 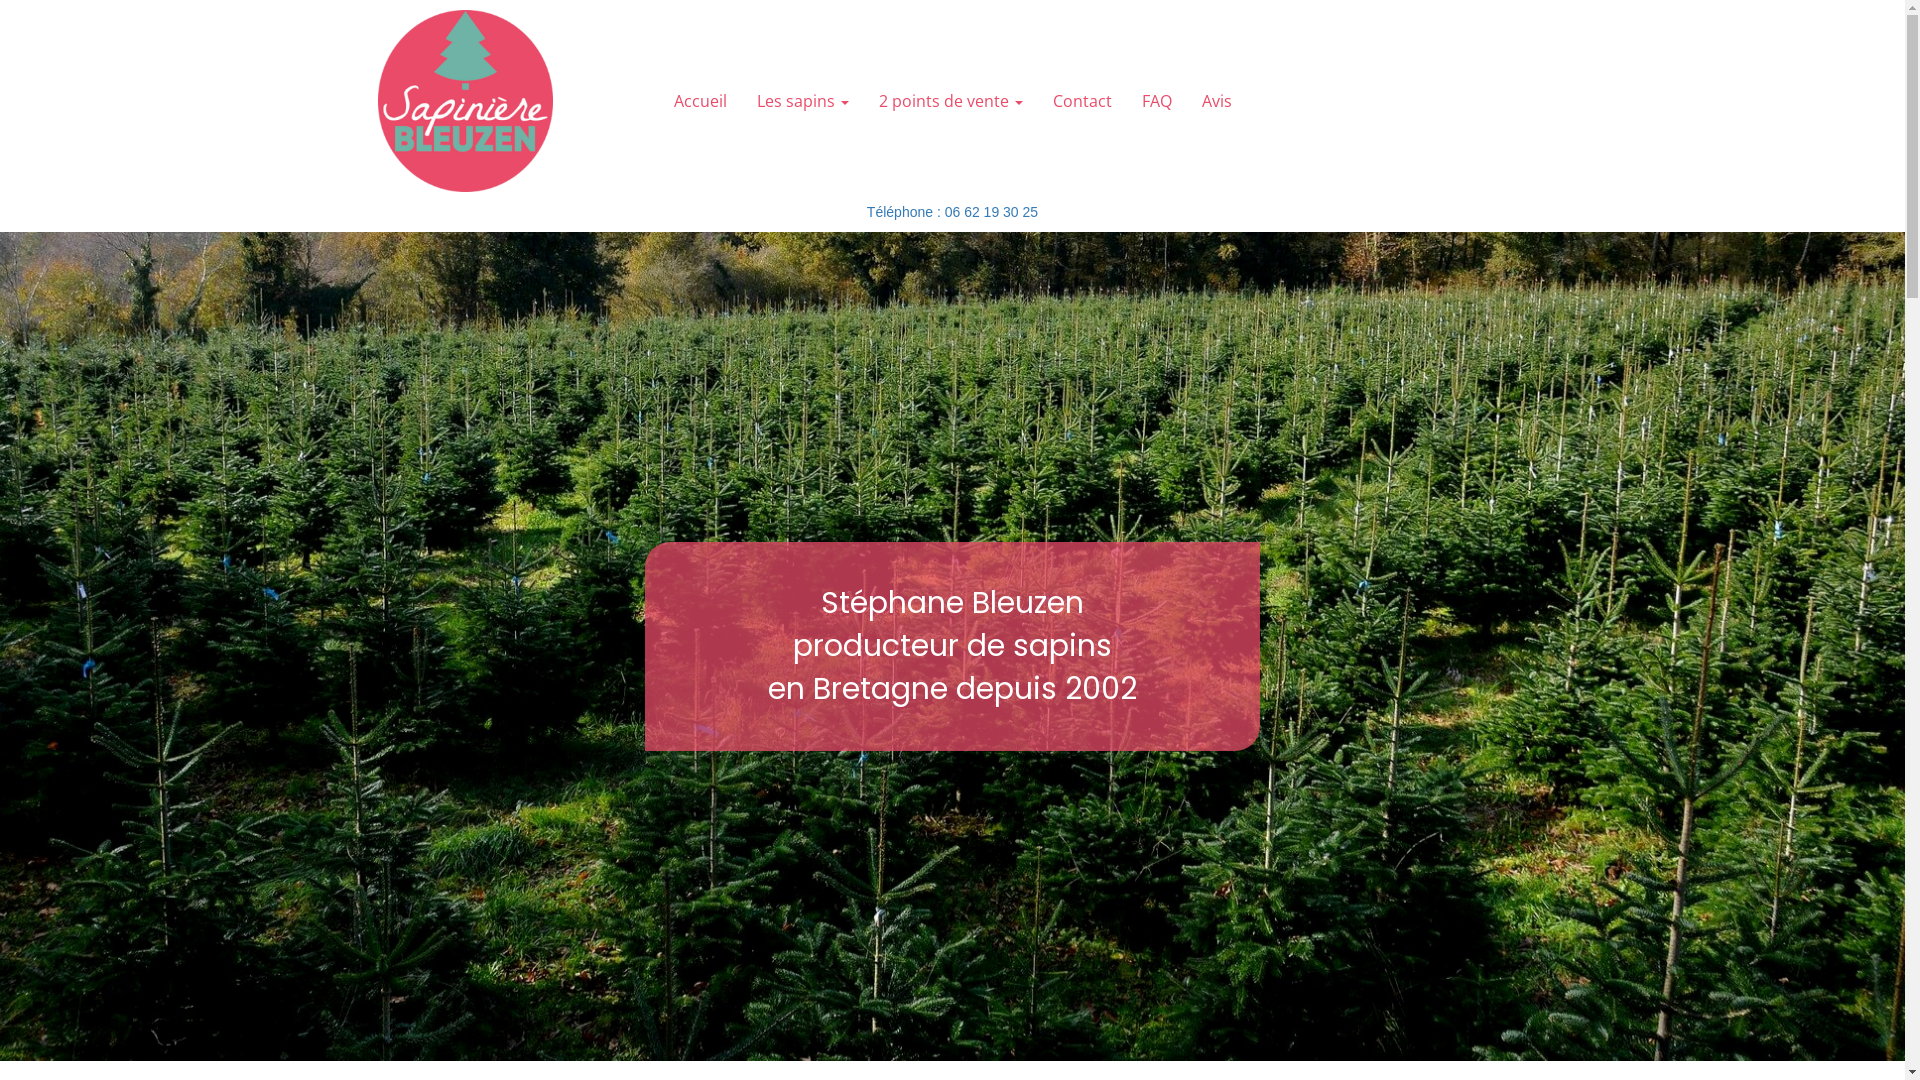 What do you see at coordinates (949, 101) in the screenshot?
I see `'2 points de vente'` at bounding box center [949, 101].